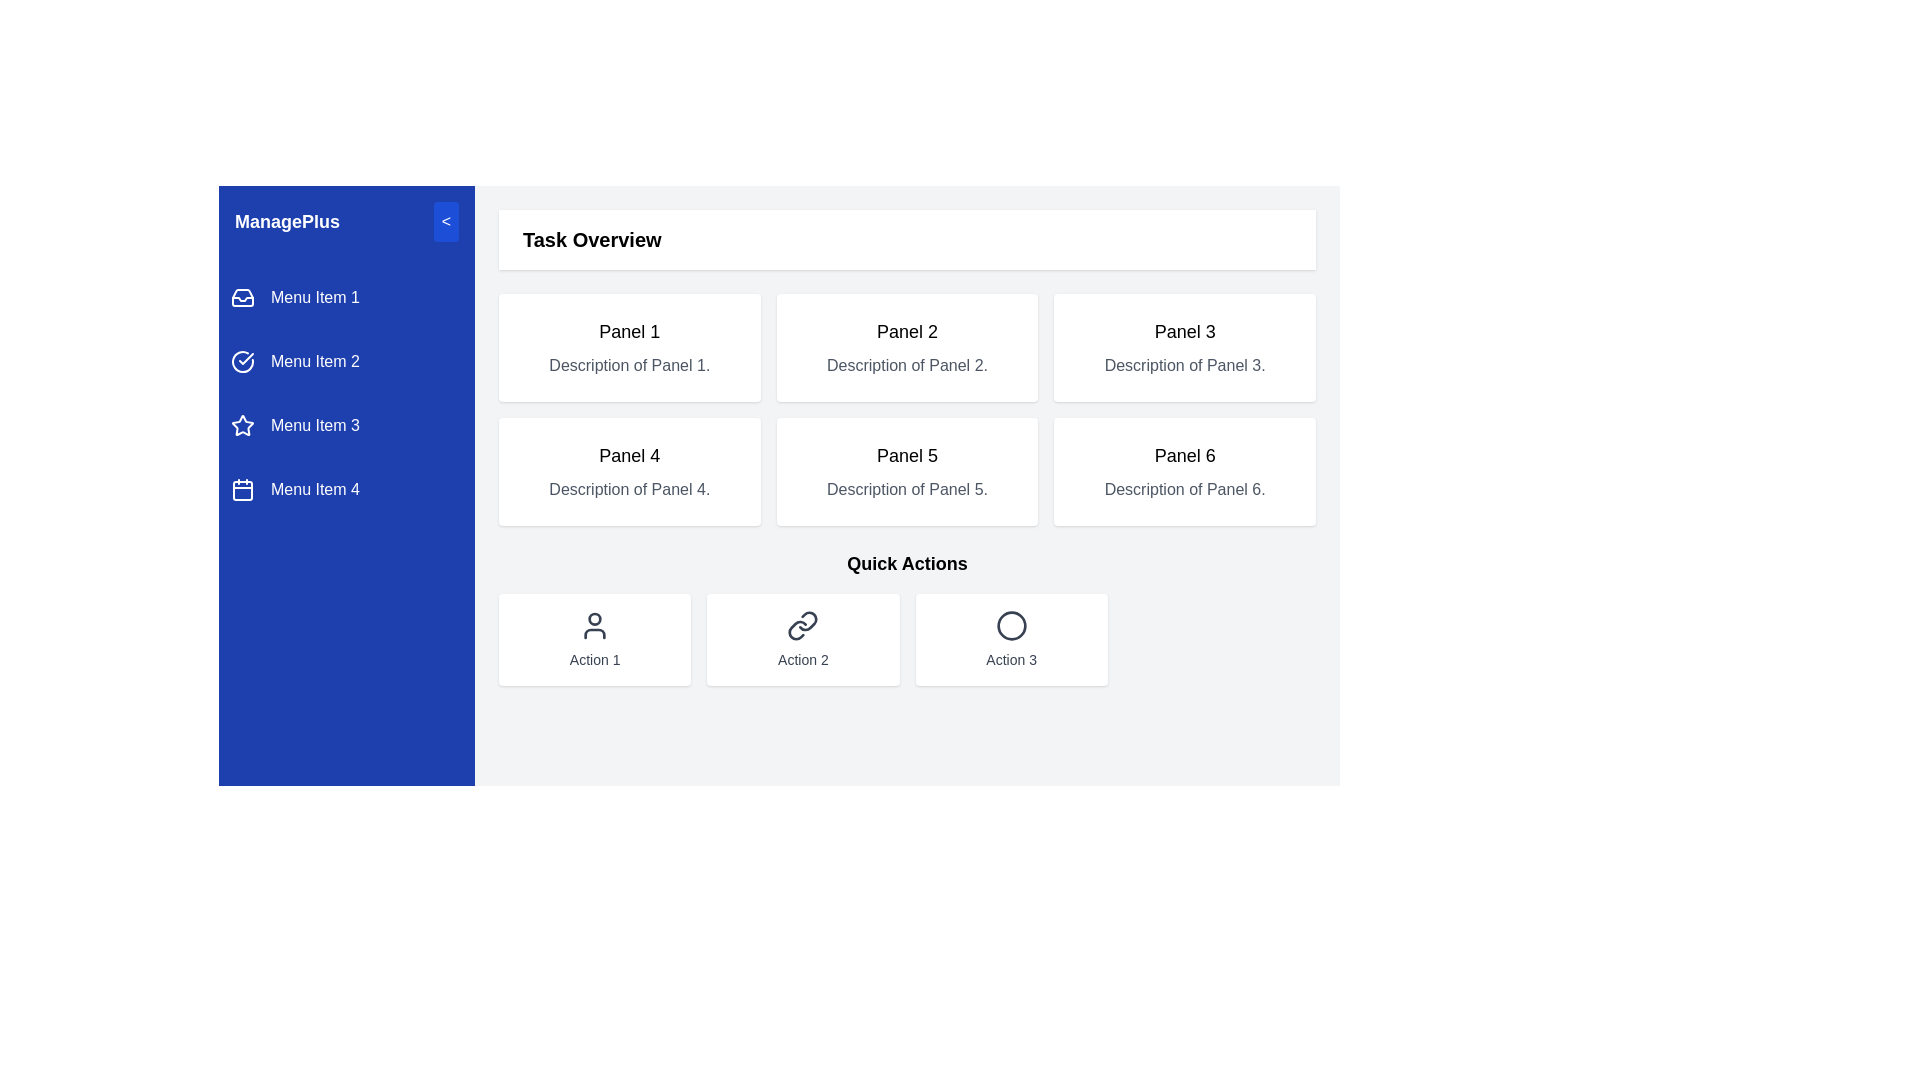 The width and height of the screenshot is (1920, 1080). What do you see at coordinates (803, 624) in the screenshot?
I see `the representation of the link icon, which is dark gray with interconnected semi-circular shapes, located in the center of the second quick action card labeled 'Action 2'` at bounding box center [803, 624].